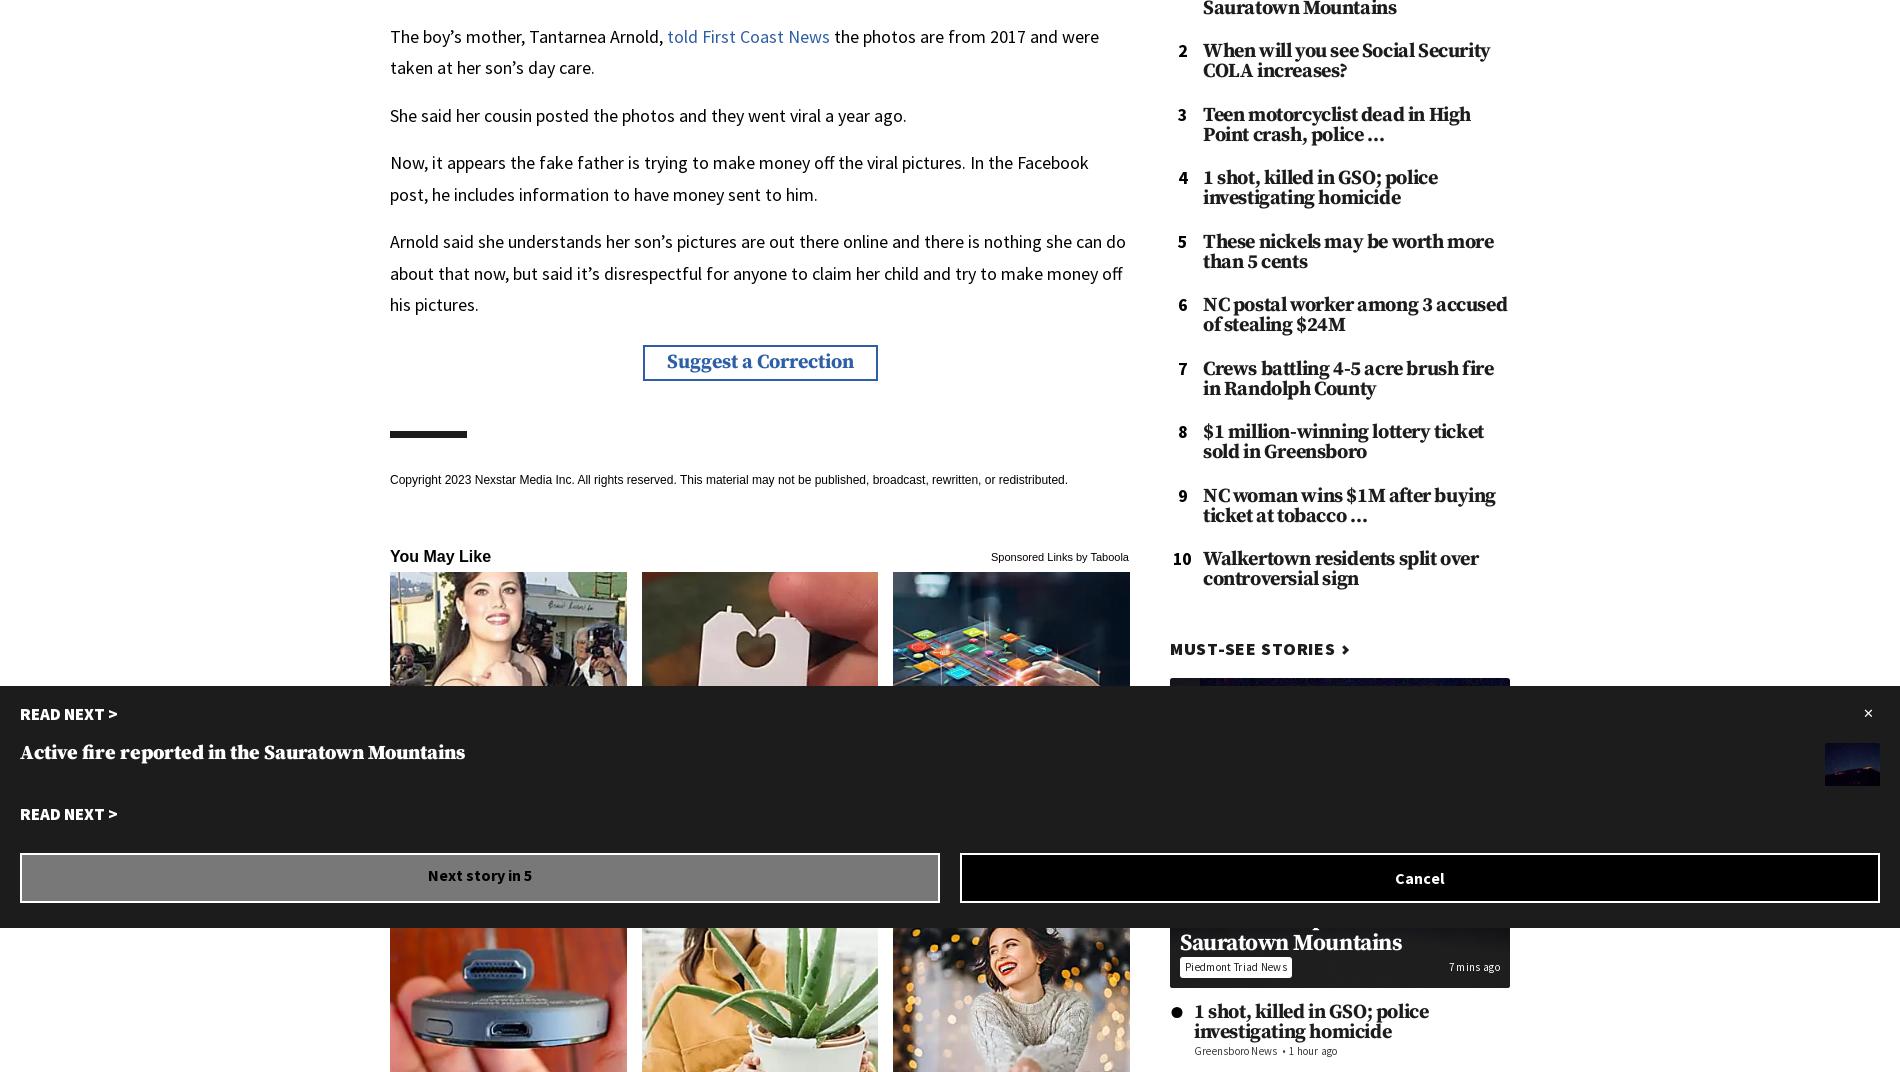 Image resolution: width=1900 pixels, height=1072 pixels. What do you see at coordinates (1473, 966) in the screenshot?
I see `'7 mins ago'` at bounding box center [1473, 966].